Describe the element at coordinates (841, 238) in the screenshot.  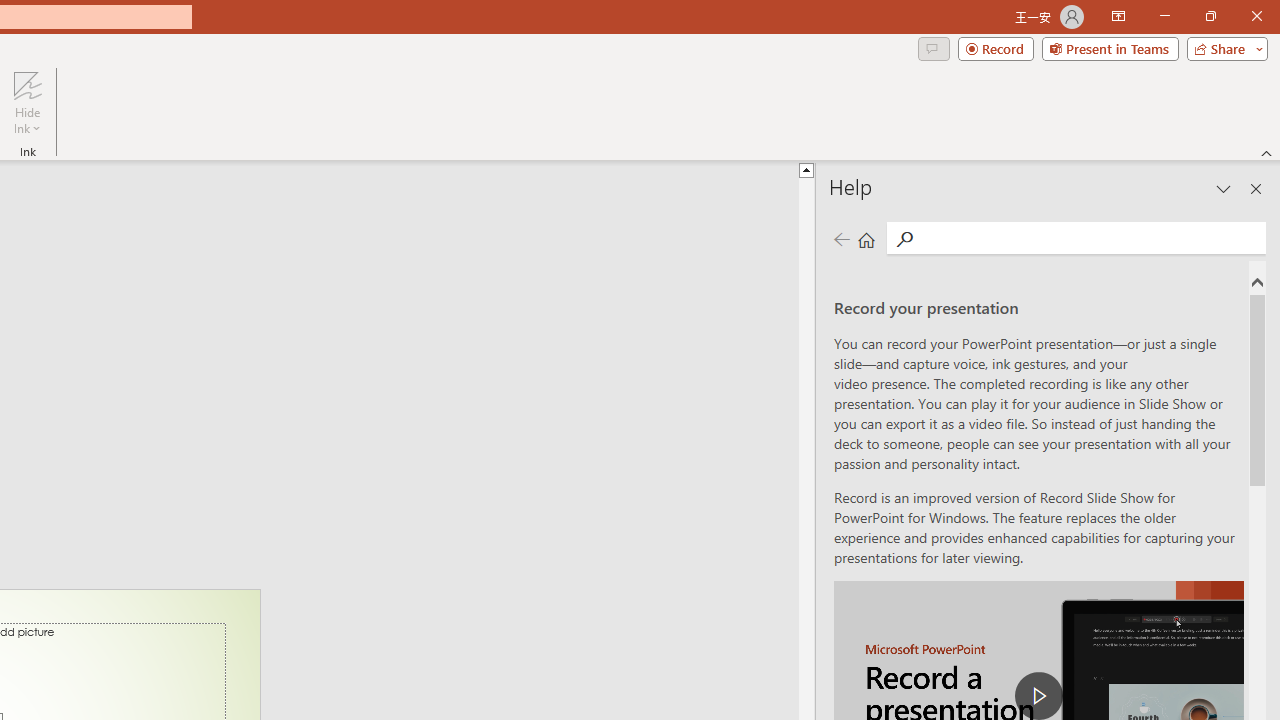
I see `'Previous page'` at that location.